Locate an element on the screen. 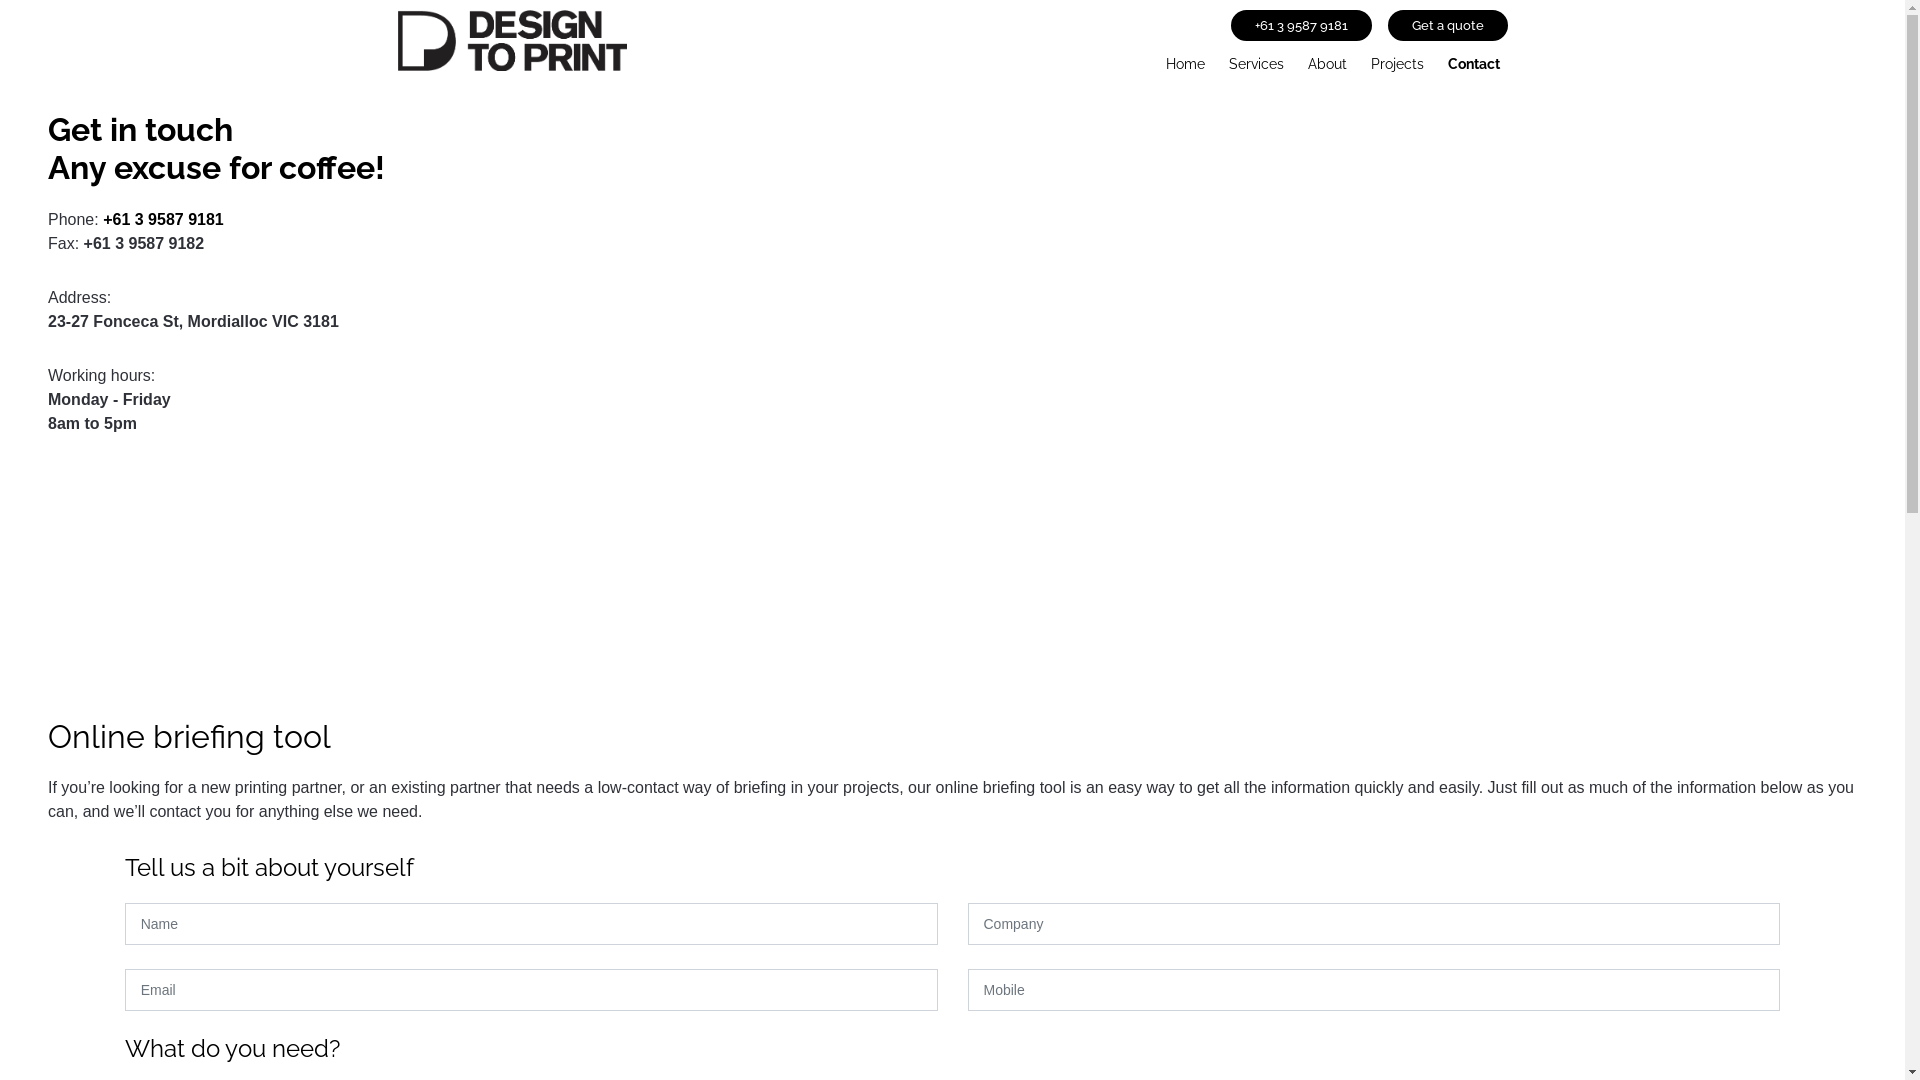 The image size is (1920, 1080). 'Contact' is located at coordinates (1473, 59).